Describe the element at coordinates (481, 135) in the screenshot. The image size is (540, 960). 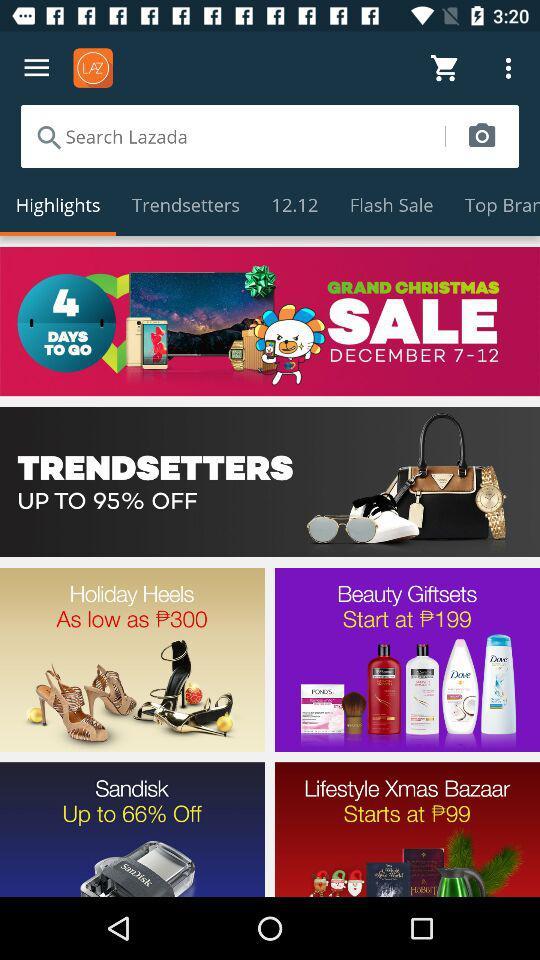
I see `camera` at that location.